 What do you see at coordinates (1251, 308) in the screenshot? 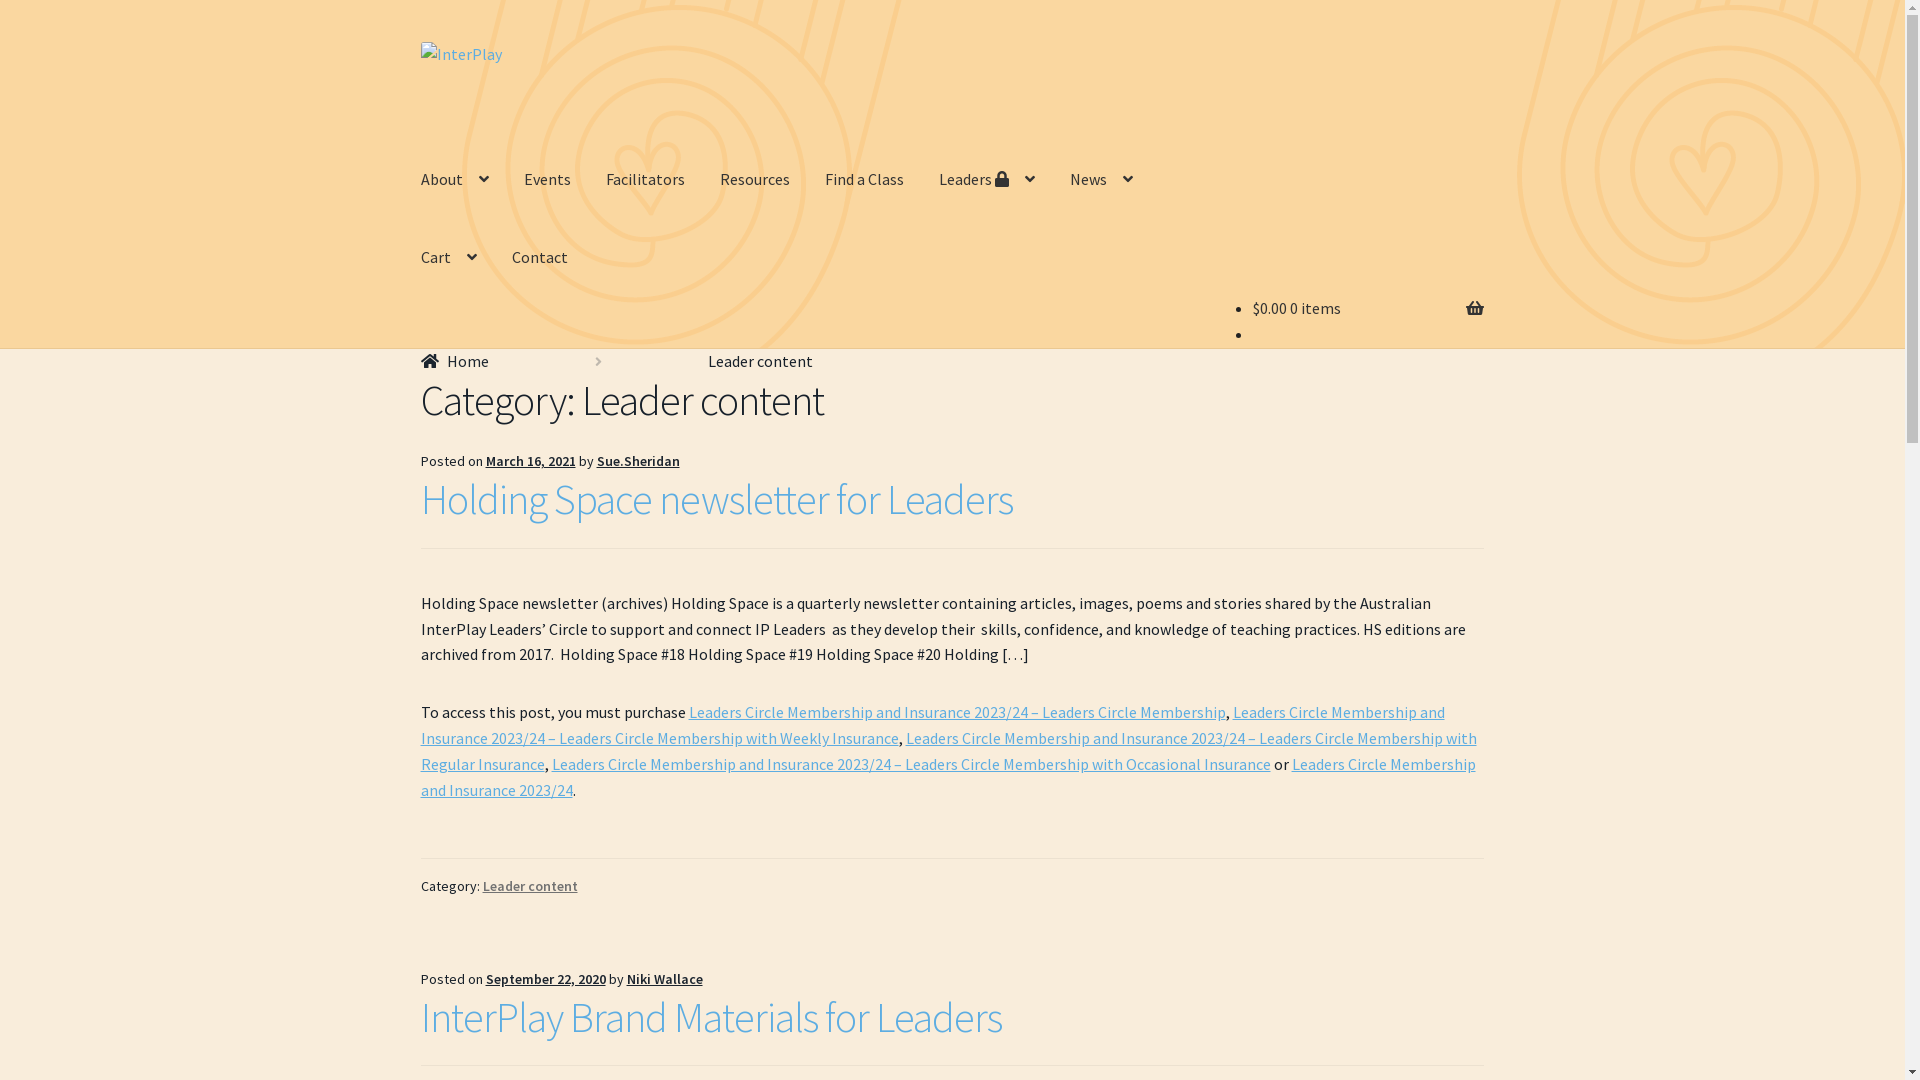
I see `'$0.00 0 items'` at bounding box center [1251, 308].